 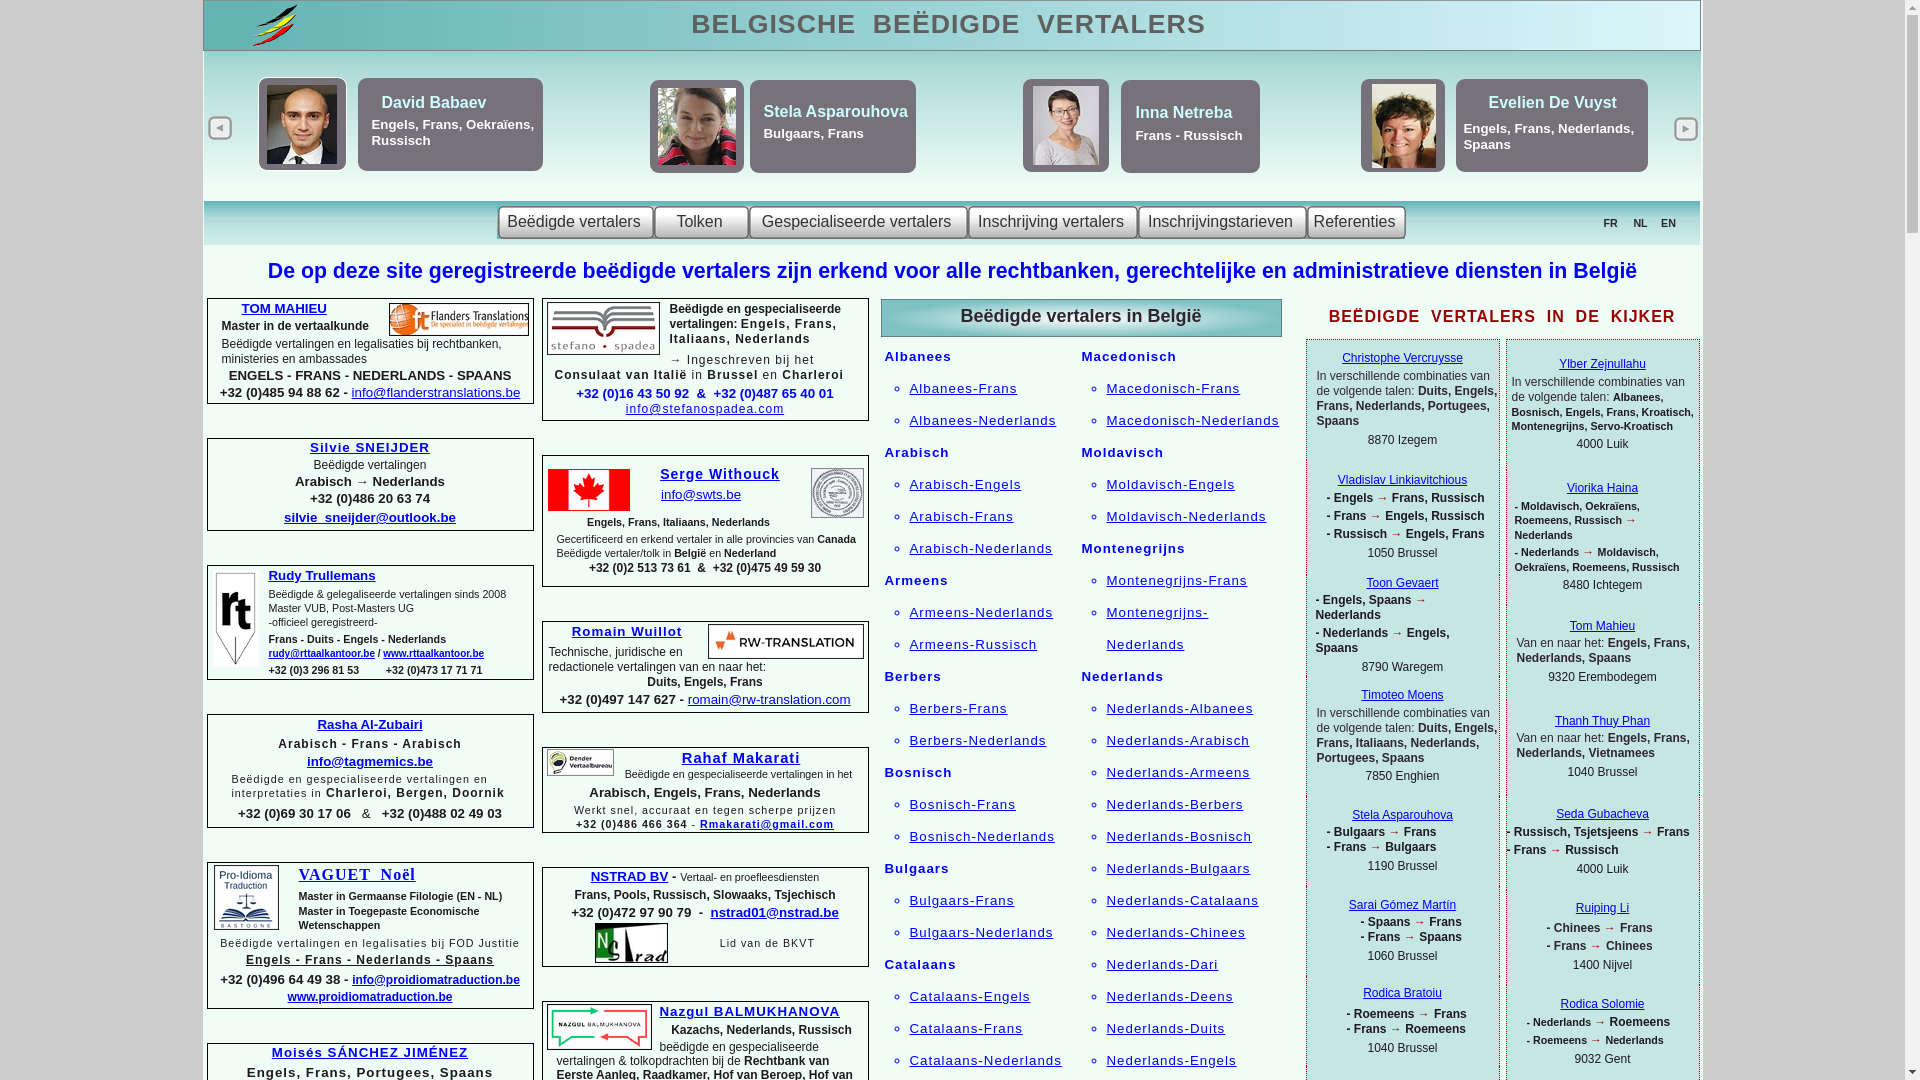 I want to click on 'EN', so click(x=1668, y=223).